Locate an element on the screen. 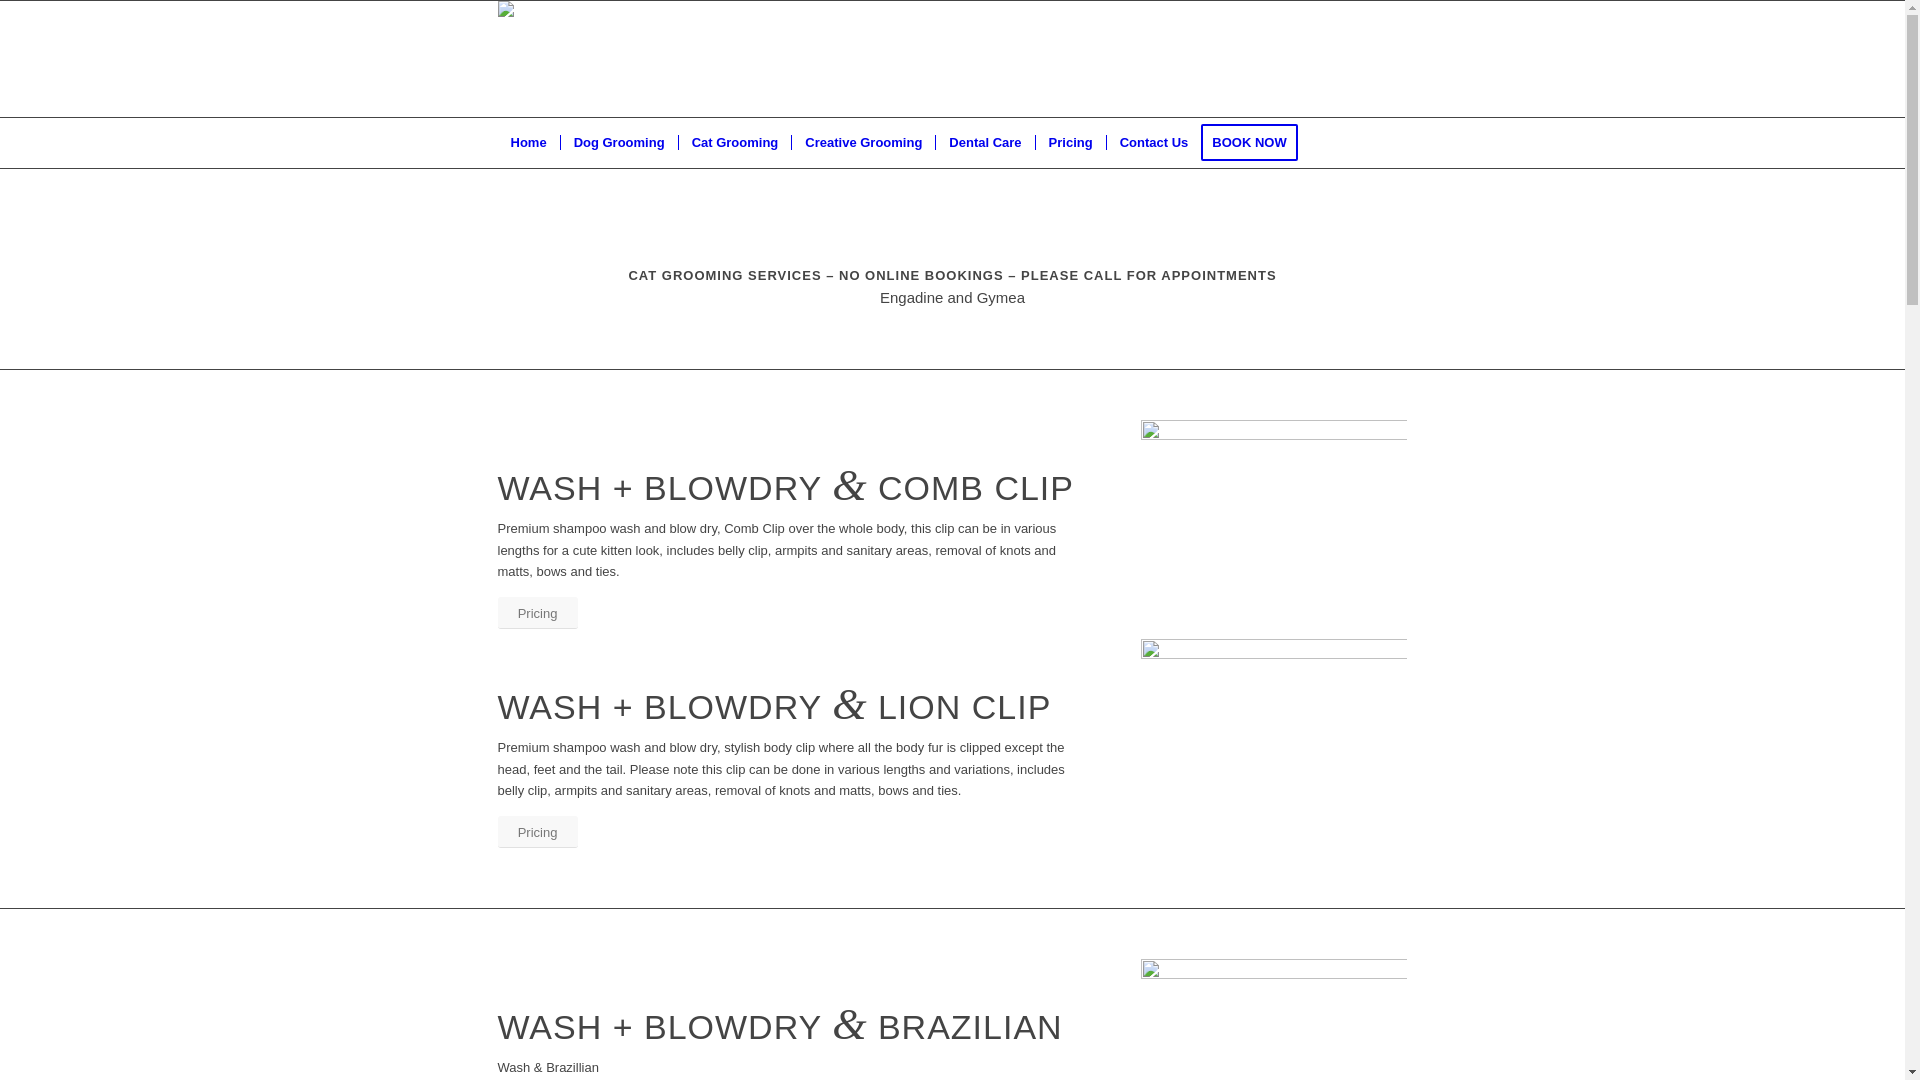  'Creative Grooming' is located at coordinates (863, 141).